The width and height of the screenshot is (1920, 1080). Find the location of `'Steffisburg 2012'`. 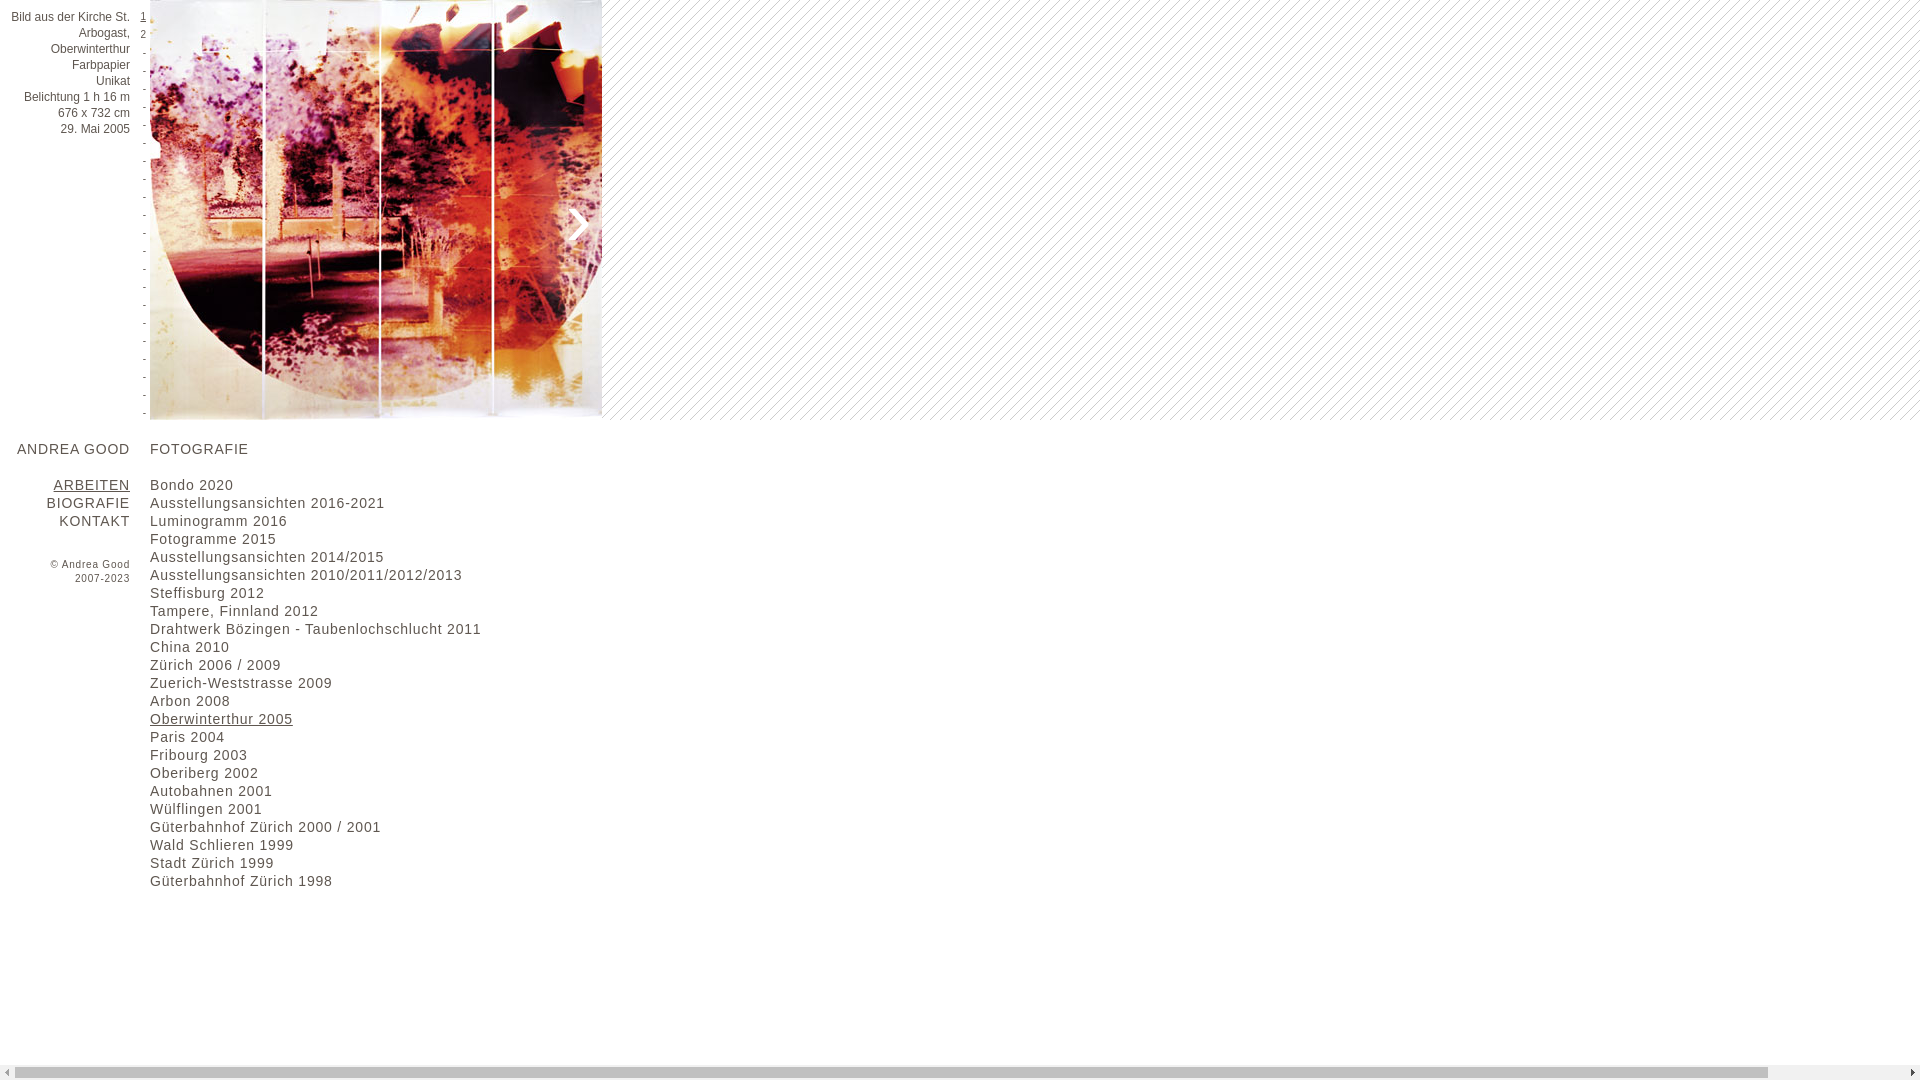

'Steffisburg 2012' is located at coordinates (207, 592).